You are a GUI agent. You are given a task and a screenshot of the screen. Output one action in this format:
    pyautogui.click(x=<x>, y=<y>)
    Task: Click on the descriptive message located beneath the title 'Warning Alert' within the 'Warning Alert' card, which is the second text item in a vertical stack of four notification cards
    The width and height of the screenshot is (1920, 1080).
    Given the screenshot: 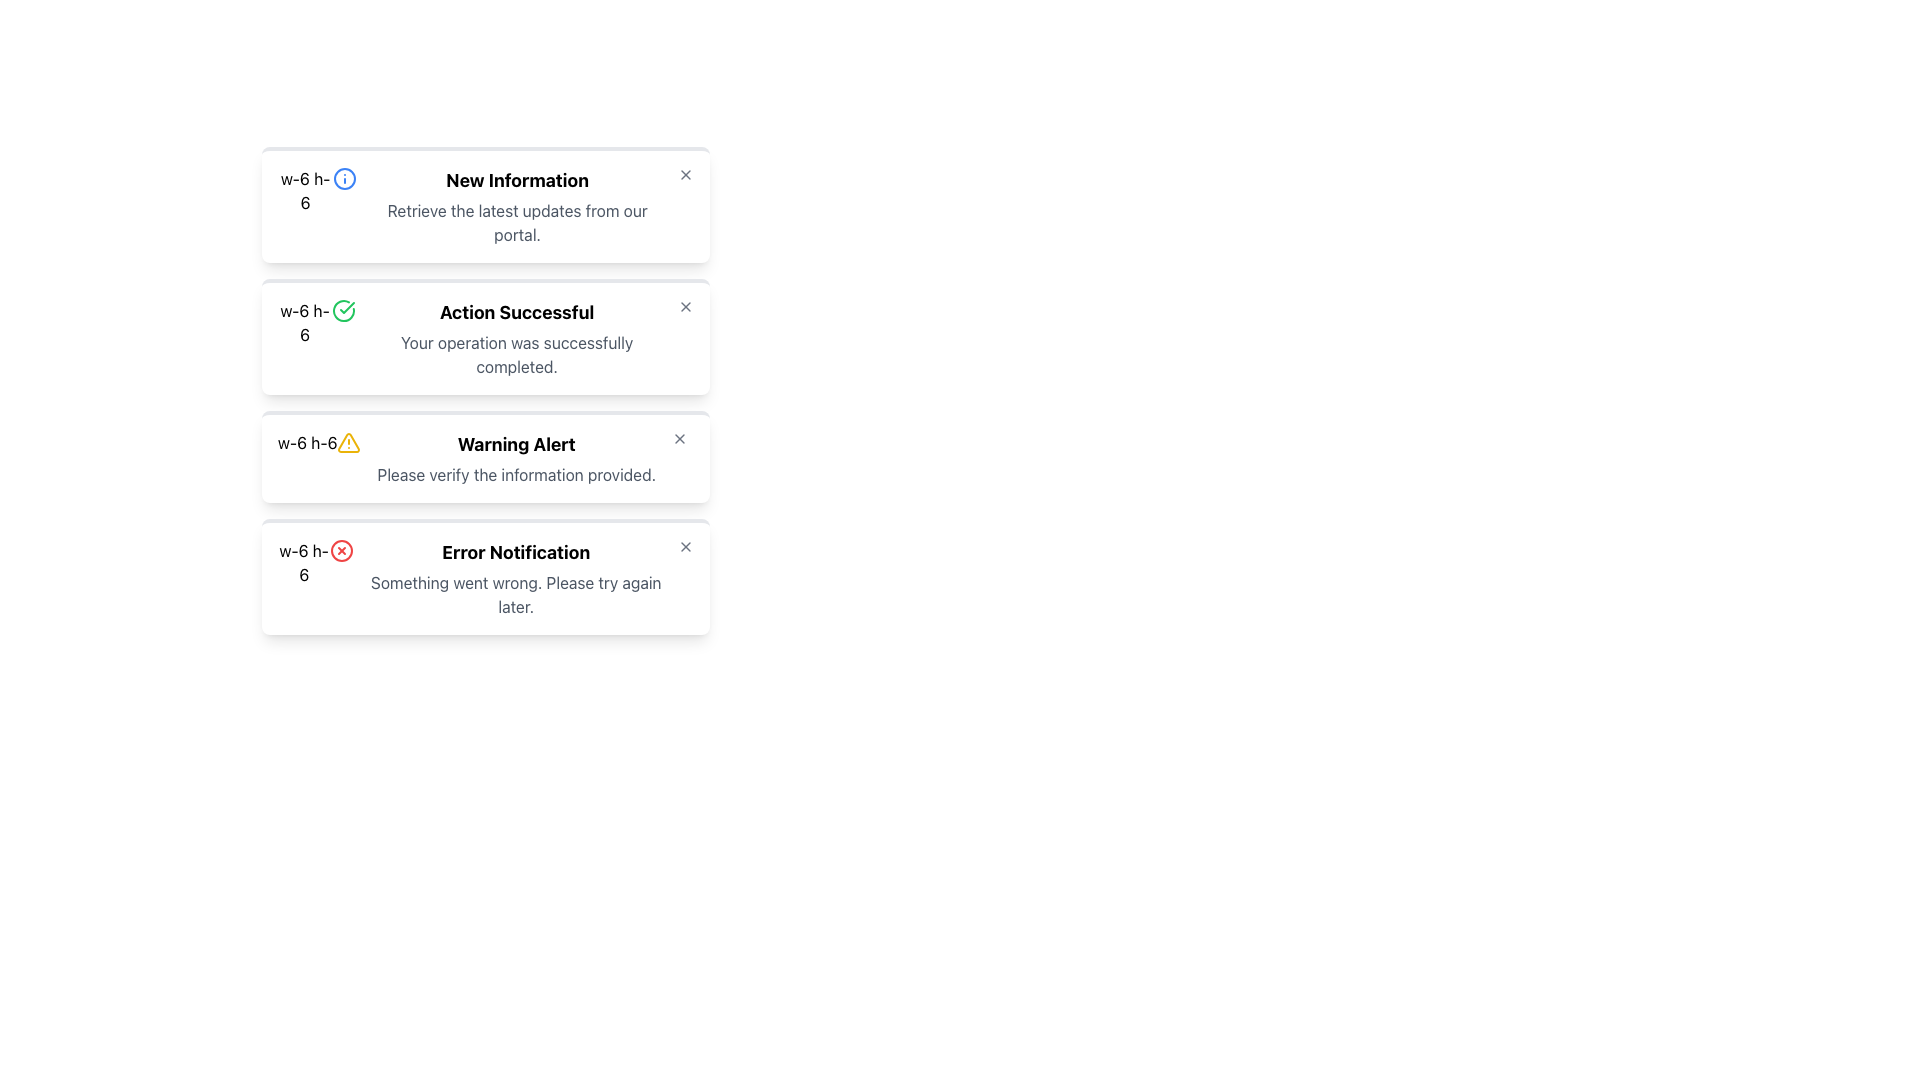 What is the action you would take?
    pyautogui.click(x=516, y=474)
    